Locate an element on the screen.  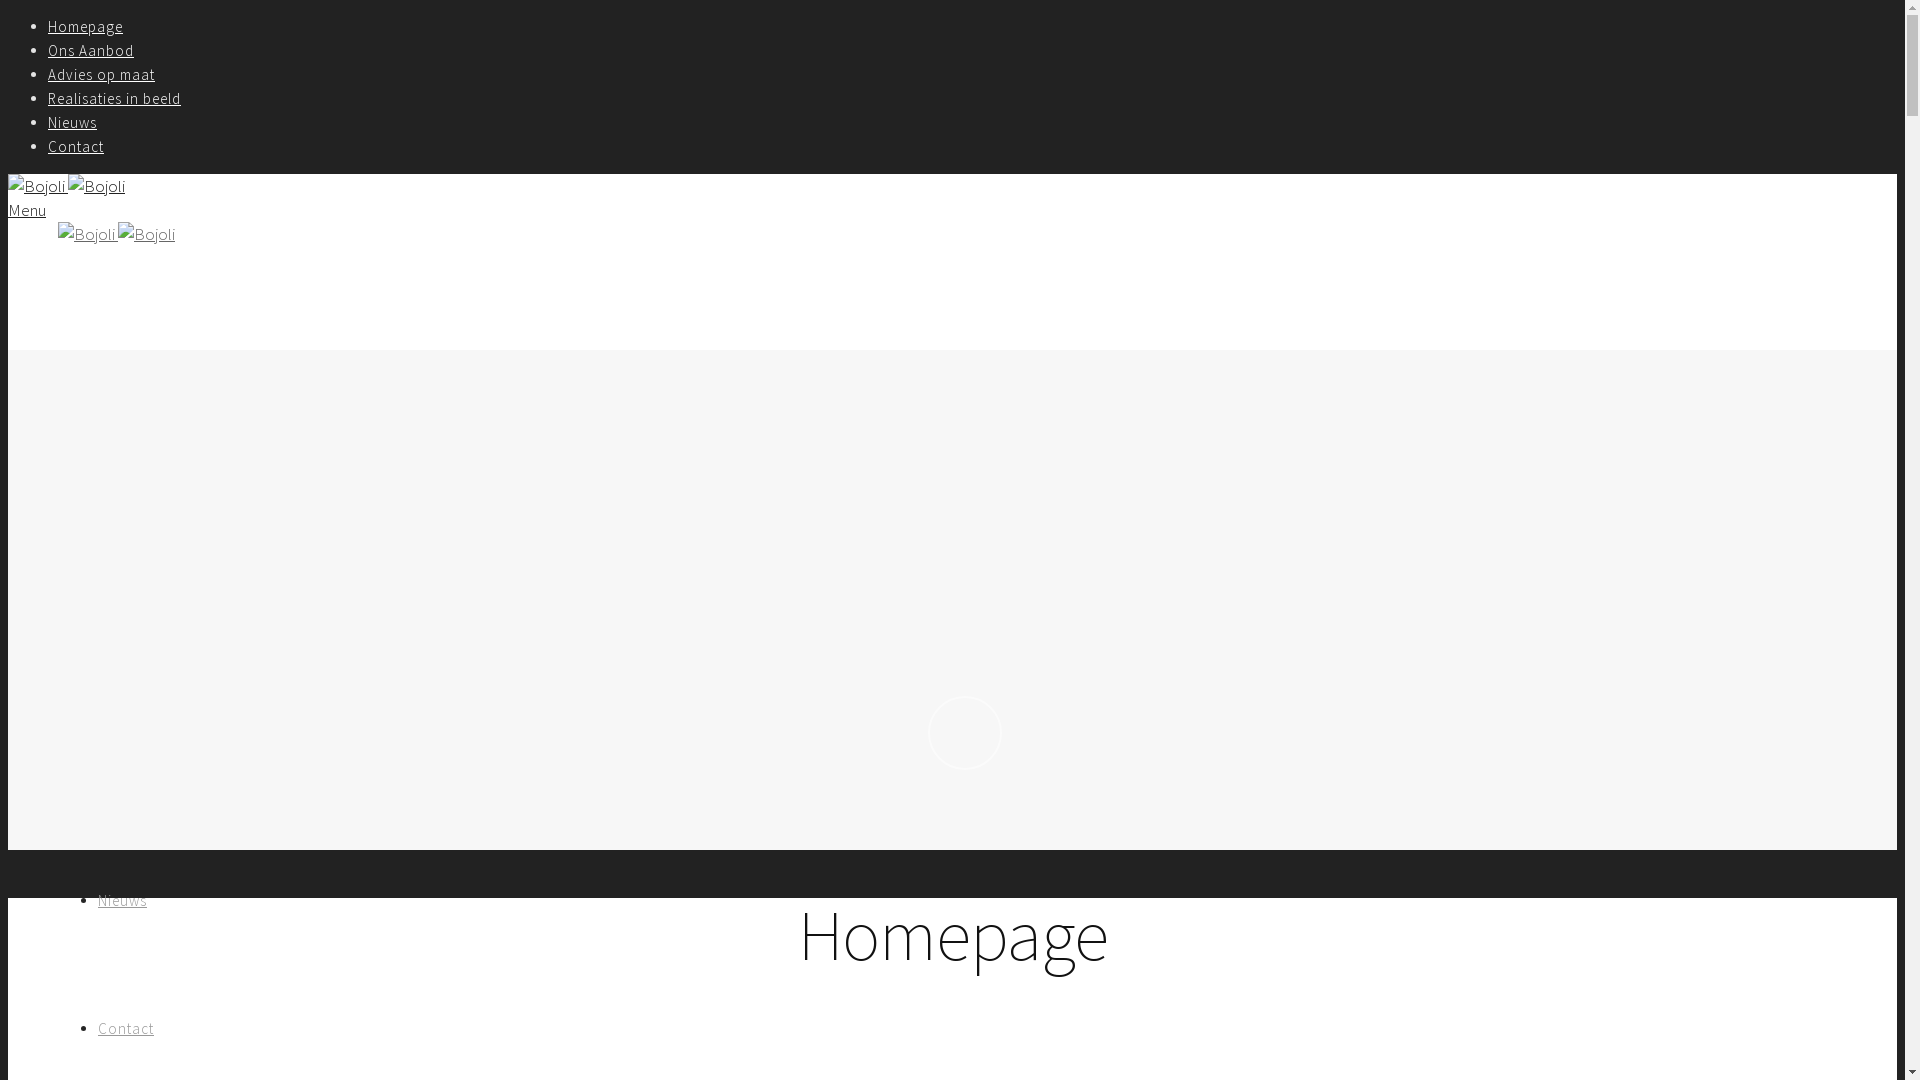
'Advies op maat' is located at coordinates (150, 644).